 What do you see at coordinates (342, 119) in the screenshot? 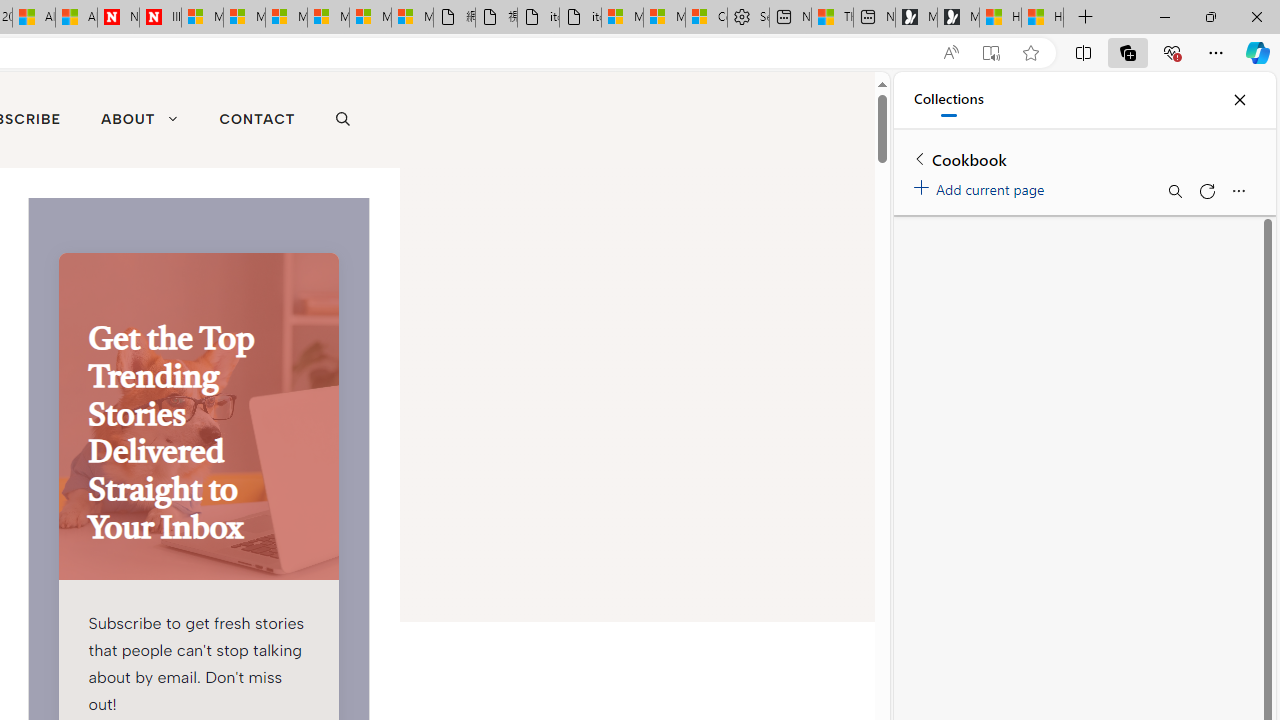
I see `'Open search'` at bounding box center [342, 119].